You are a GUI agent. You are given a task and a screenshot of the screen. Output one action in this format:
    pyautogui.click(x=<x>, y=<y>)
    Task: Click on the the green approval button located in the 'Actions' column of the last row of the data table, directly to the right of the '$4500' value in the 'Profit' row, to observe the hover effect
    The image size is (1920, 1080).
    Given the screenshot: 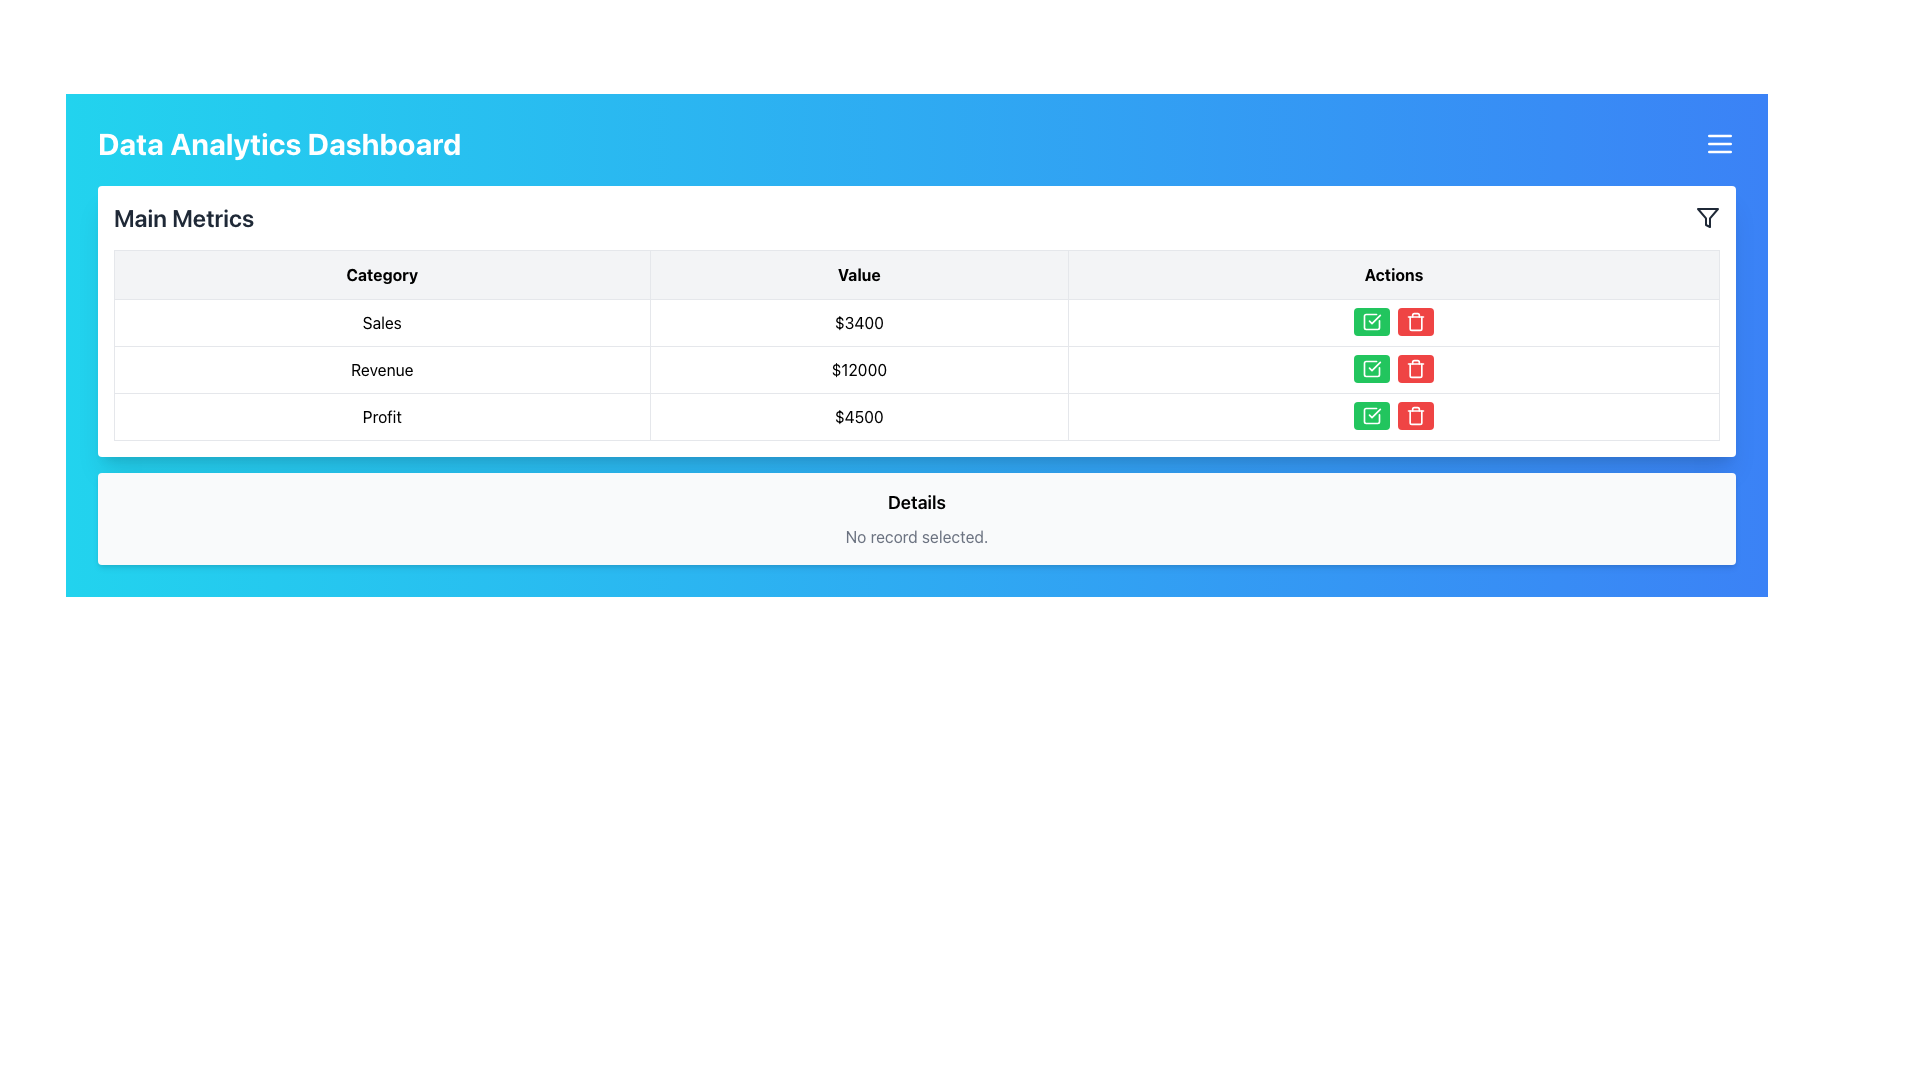 What is the action you would take?
    pyautogui.click(x=1371, y=415)
    